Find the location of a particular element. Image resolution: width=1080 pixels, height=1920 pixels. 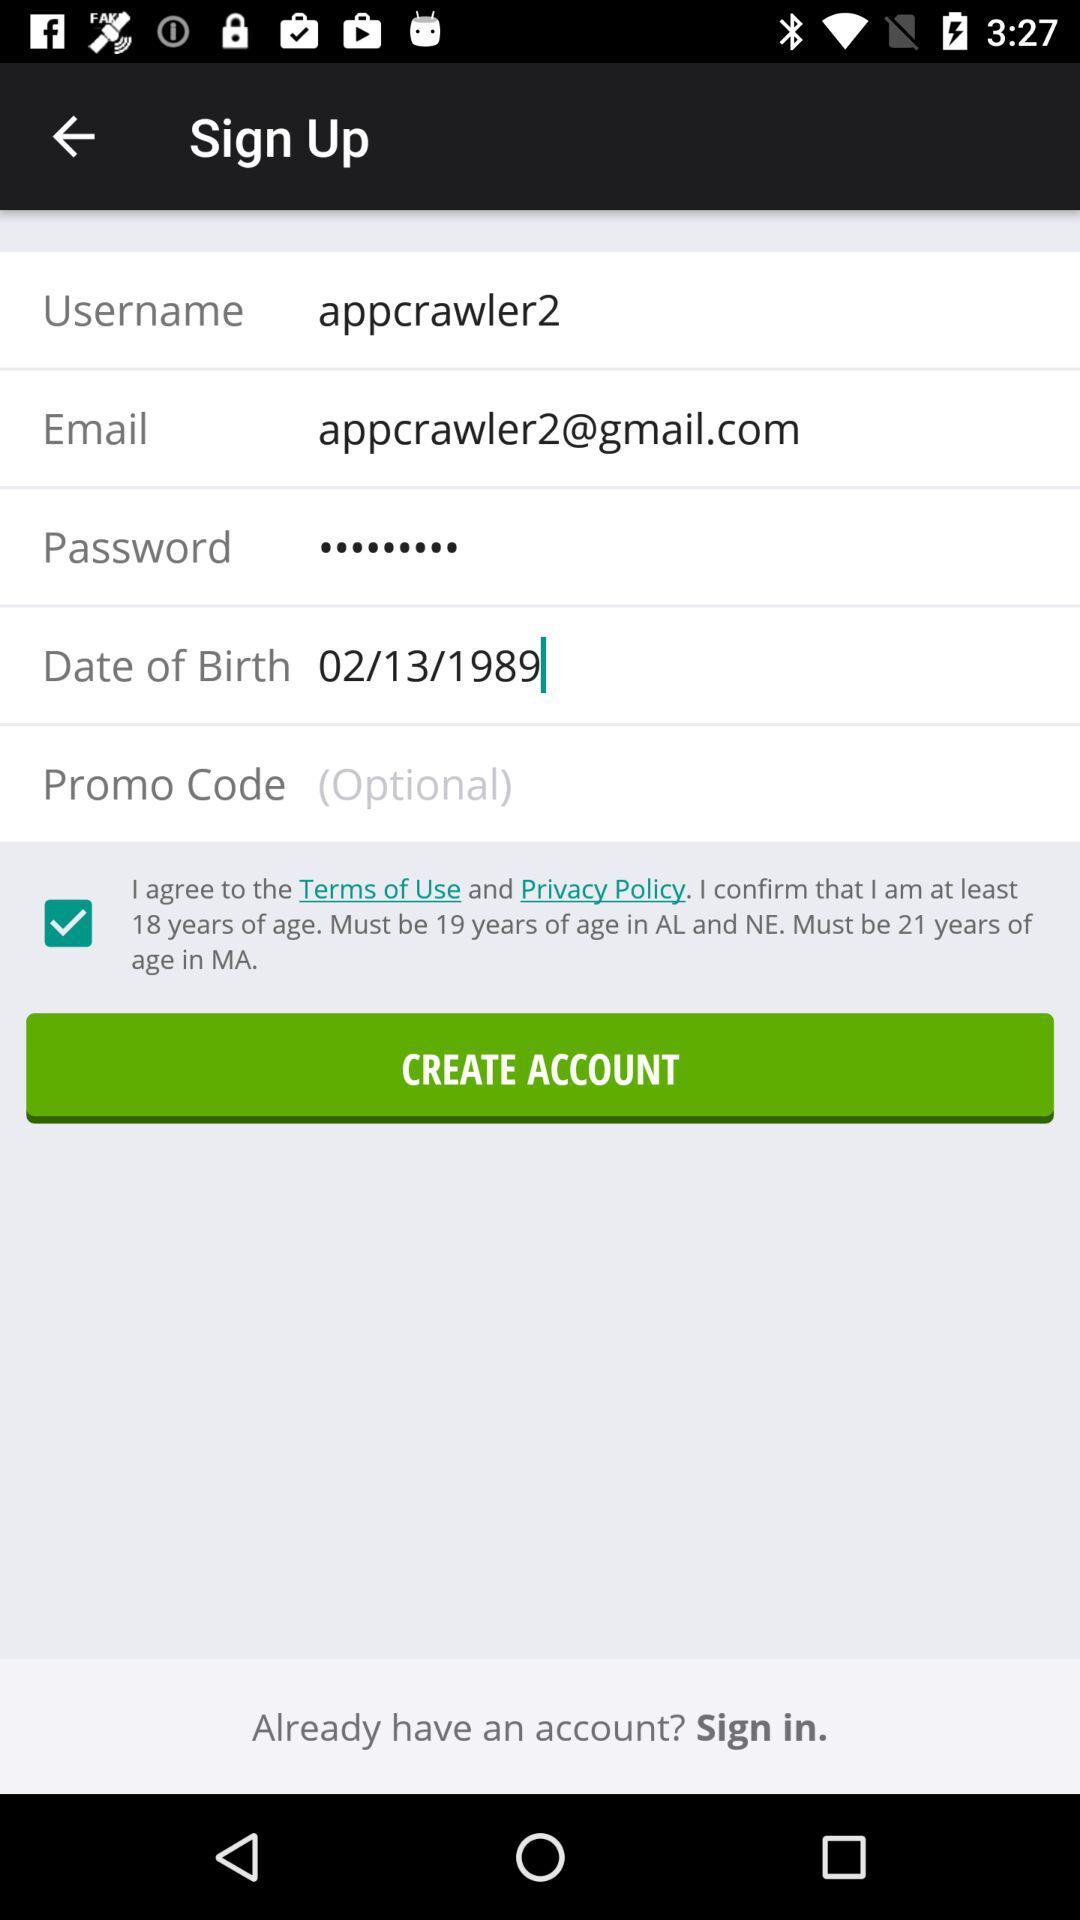

the item to the right of the email item is located at coordinates (671, 426).